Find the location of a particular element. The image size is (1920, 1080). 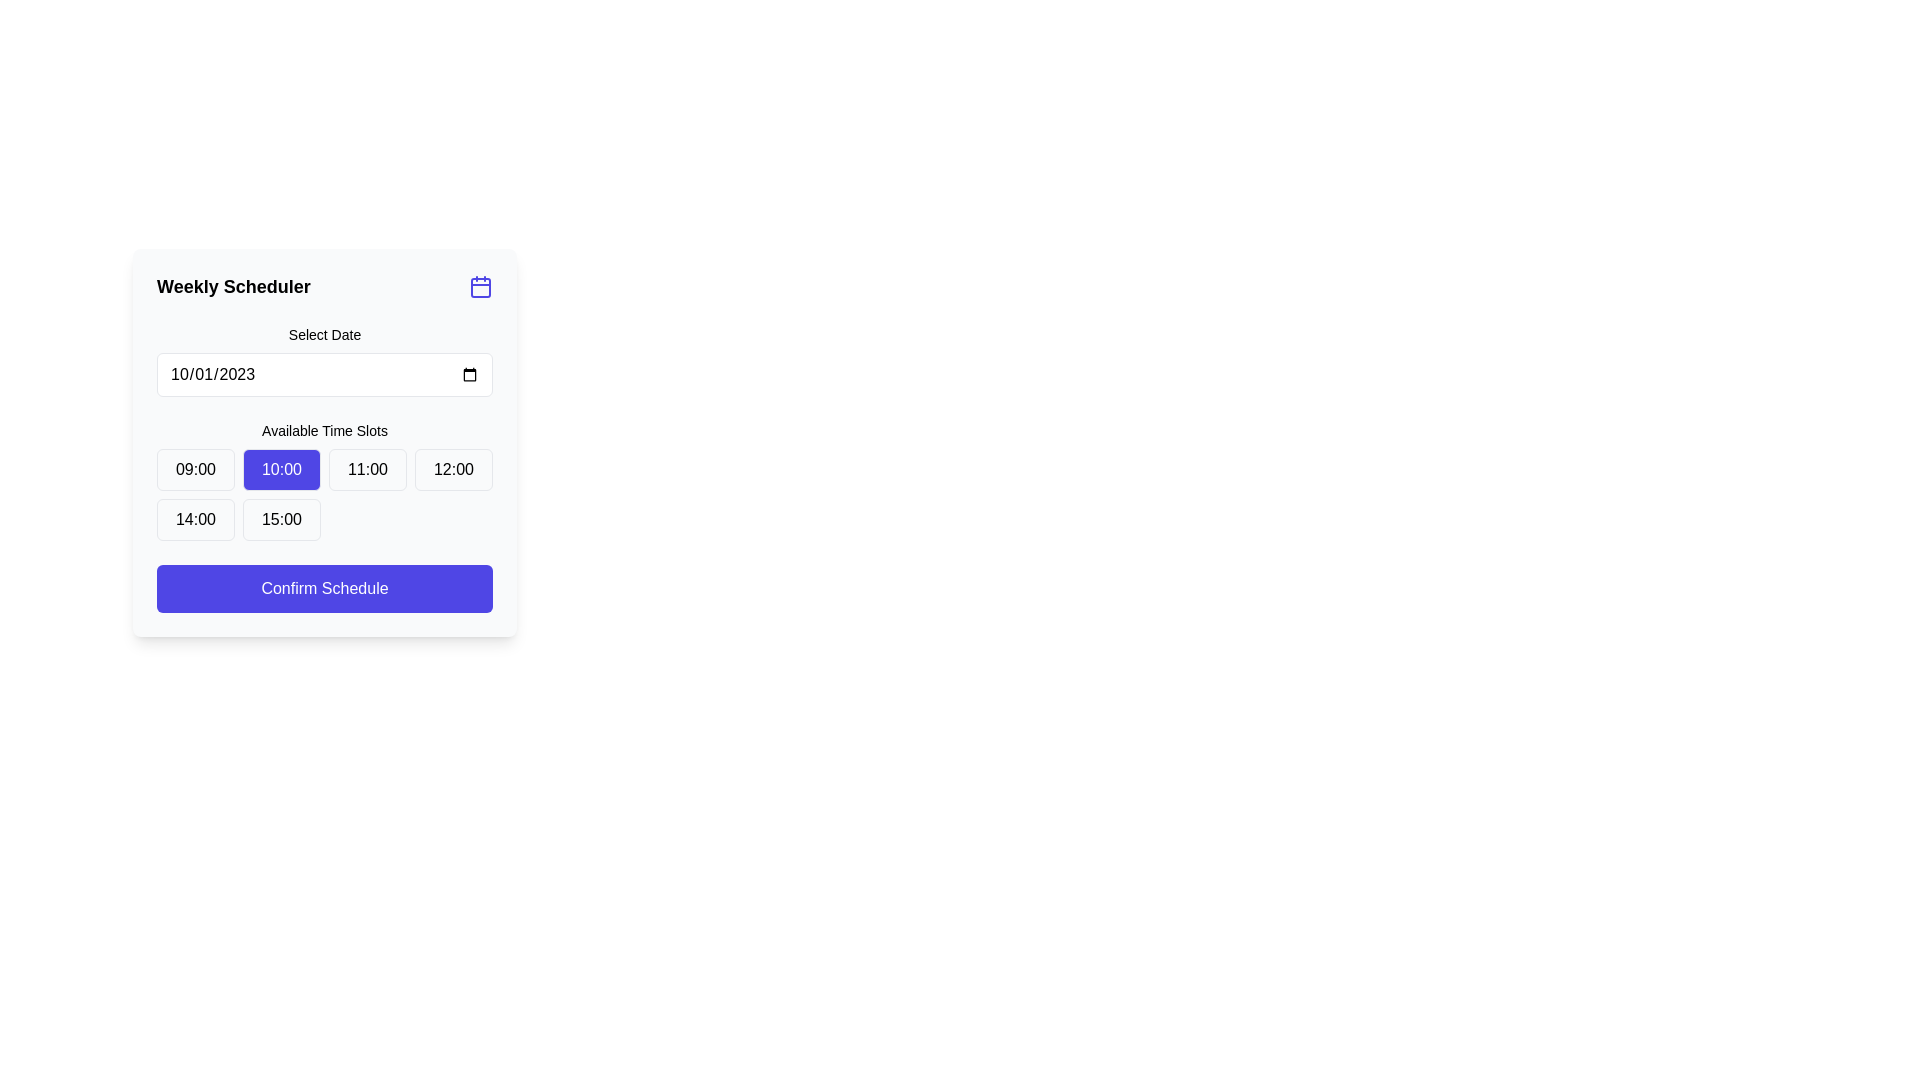

the time slot button displaying '09:00' which is the first button in the grid of available time slots is located at coordinates (196, 470).